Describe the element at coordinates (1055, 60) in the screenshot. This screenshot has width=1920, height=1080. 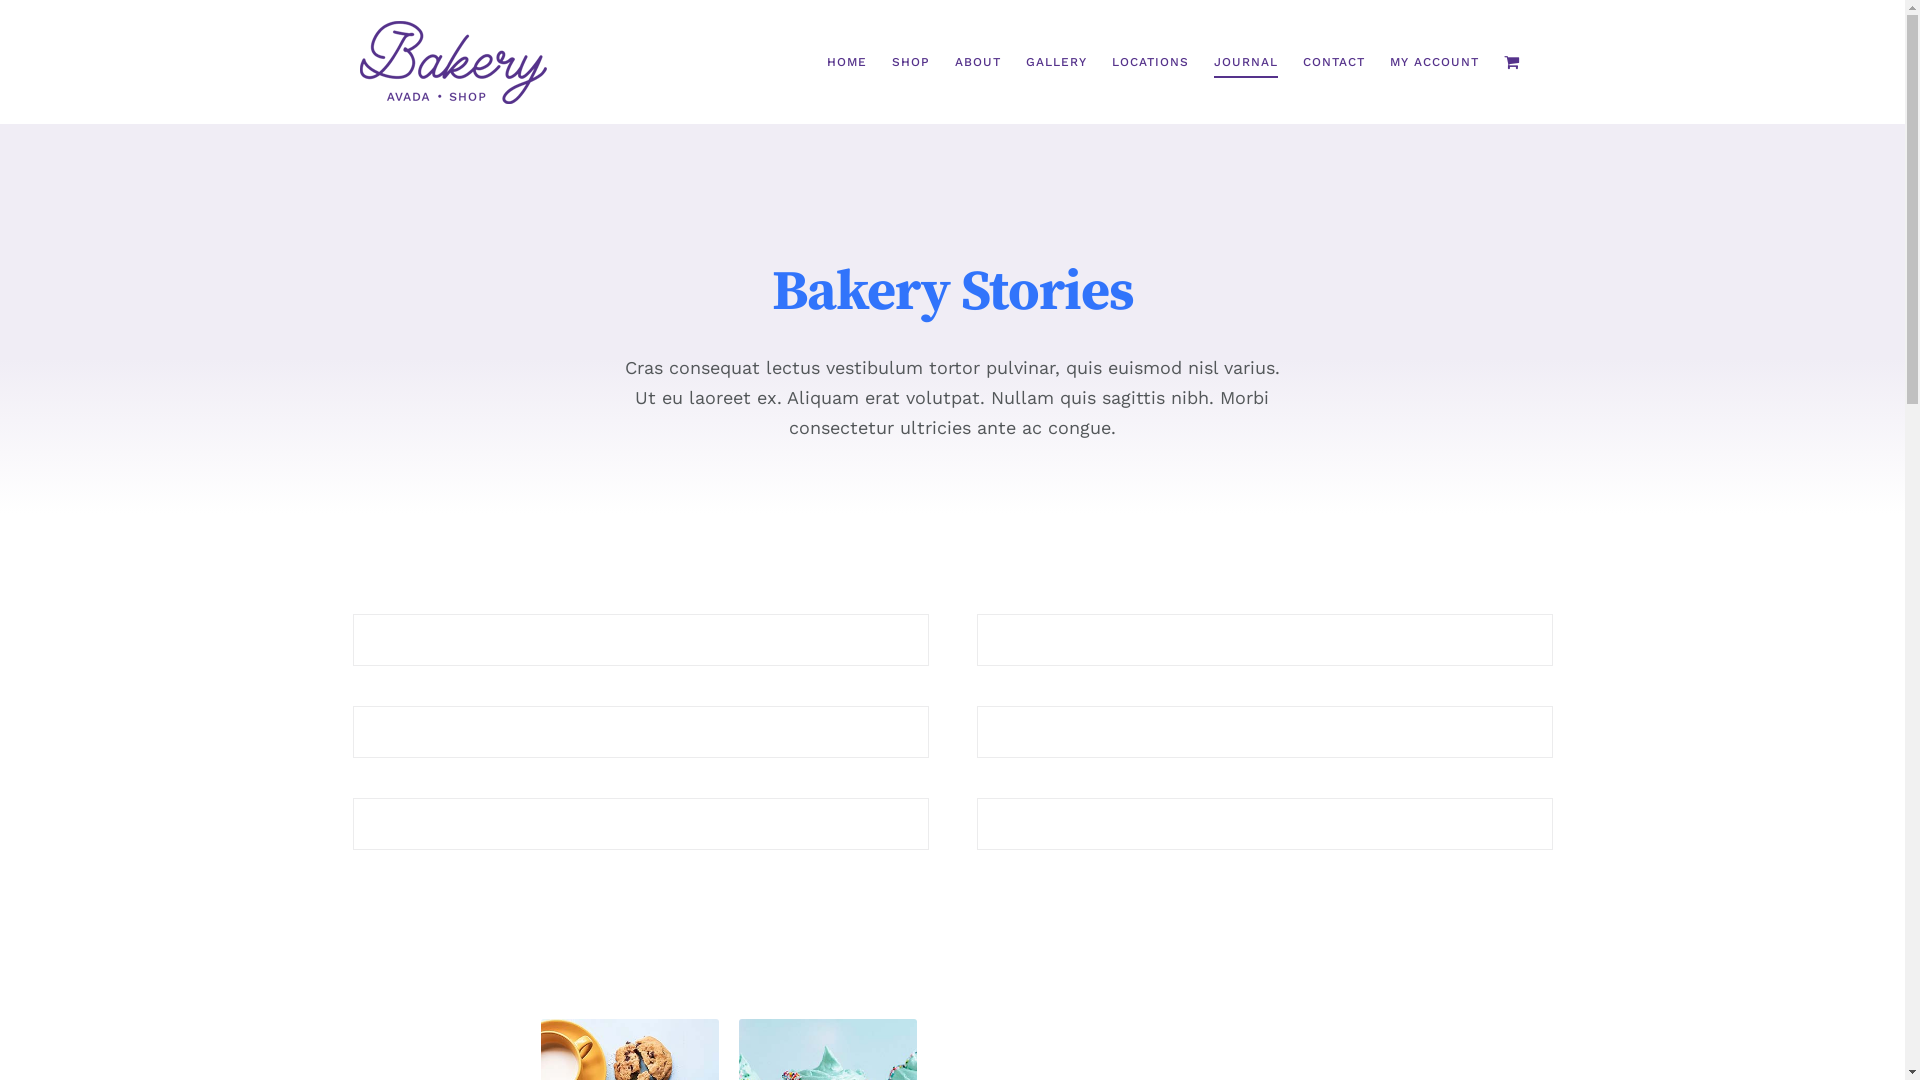
I see `'GALLERY'` at that location.